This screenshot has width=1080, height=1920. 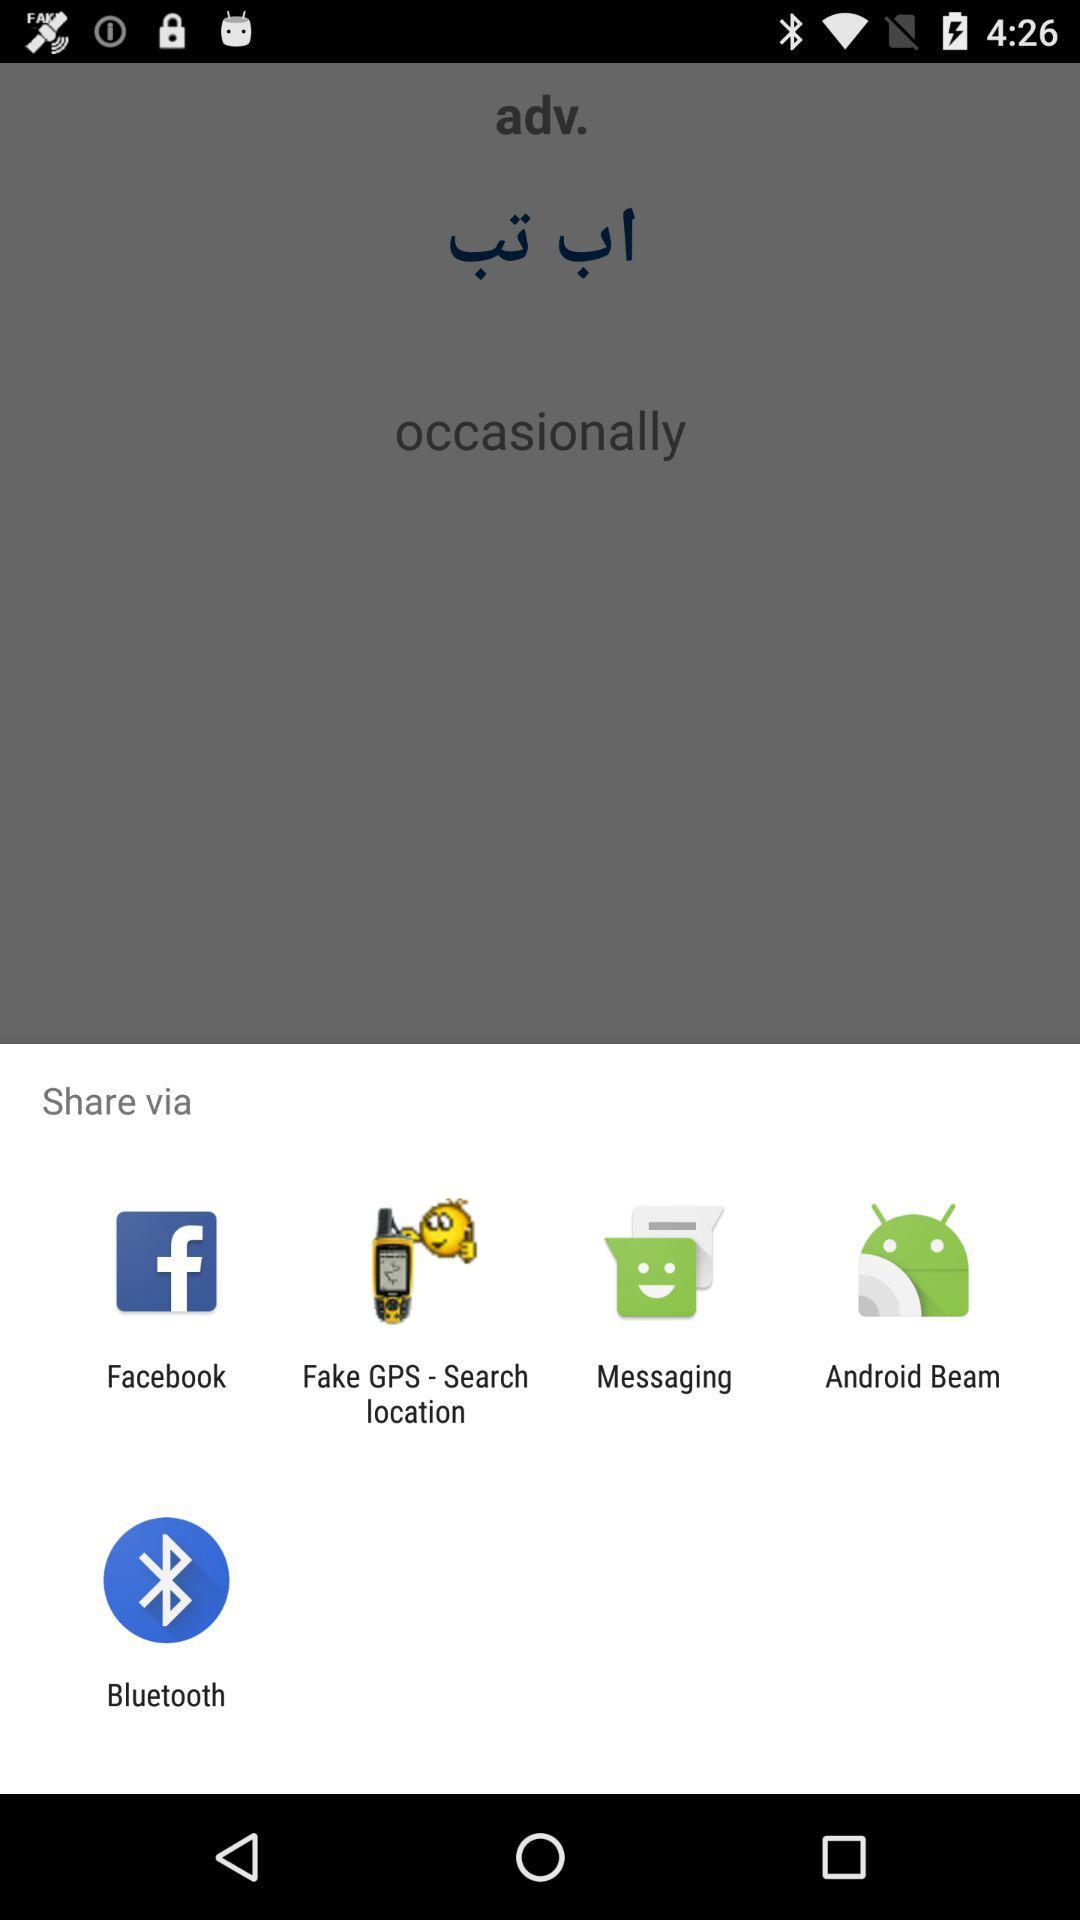 I want to click on the fake gps search icon, so click(x=414, y=1392).